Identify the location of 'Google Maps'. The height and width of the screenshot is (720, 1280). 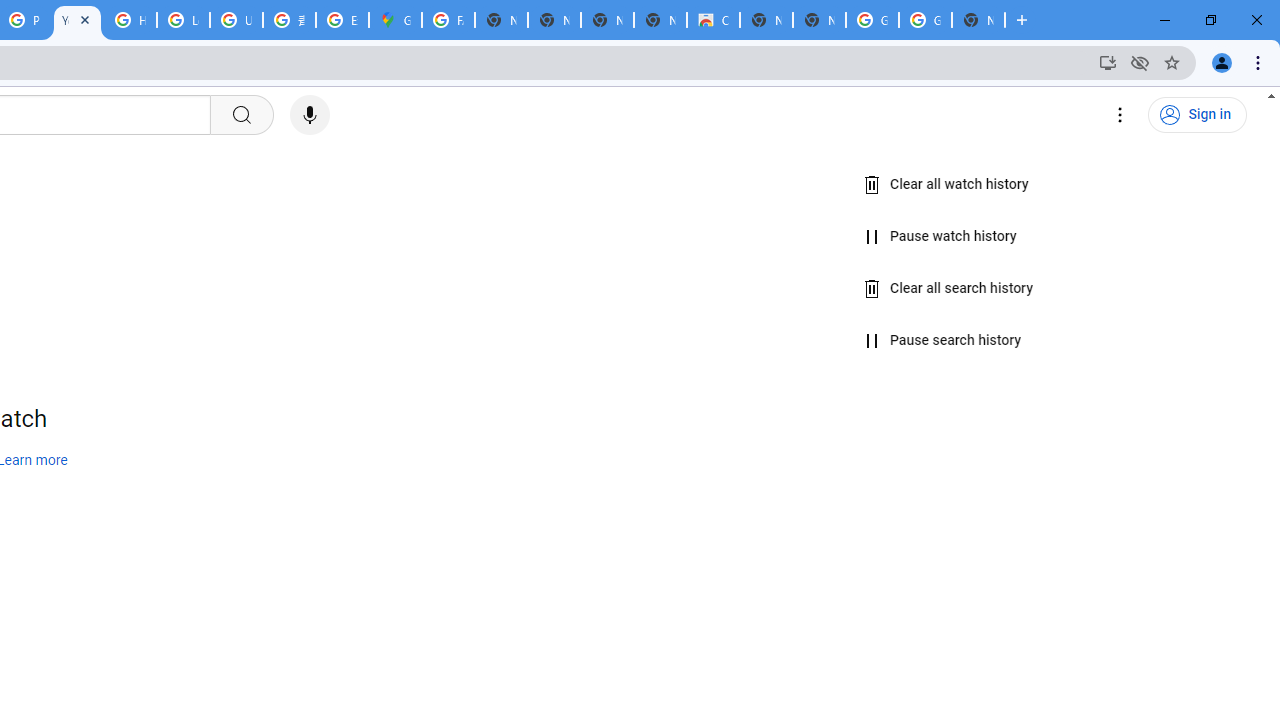
(395, 20).